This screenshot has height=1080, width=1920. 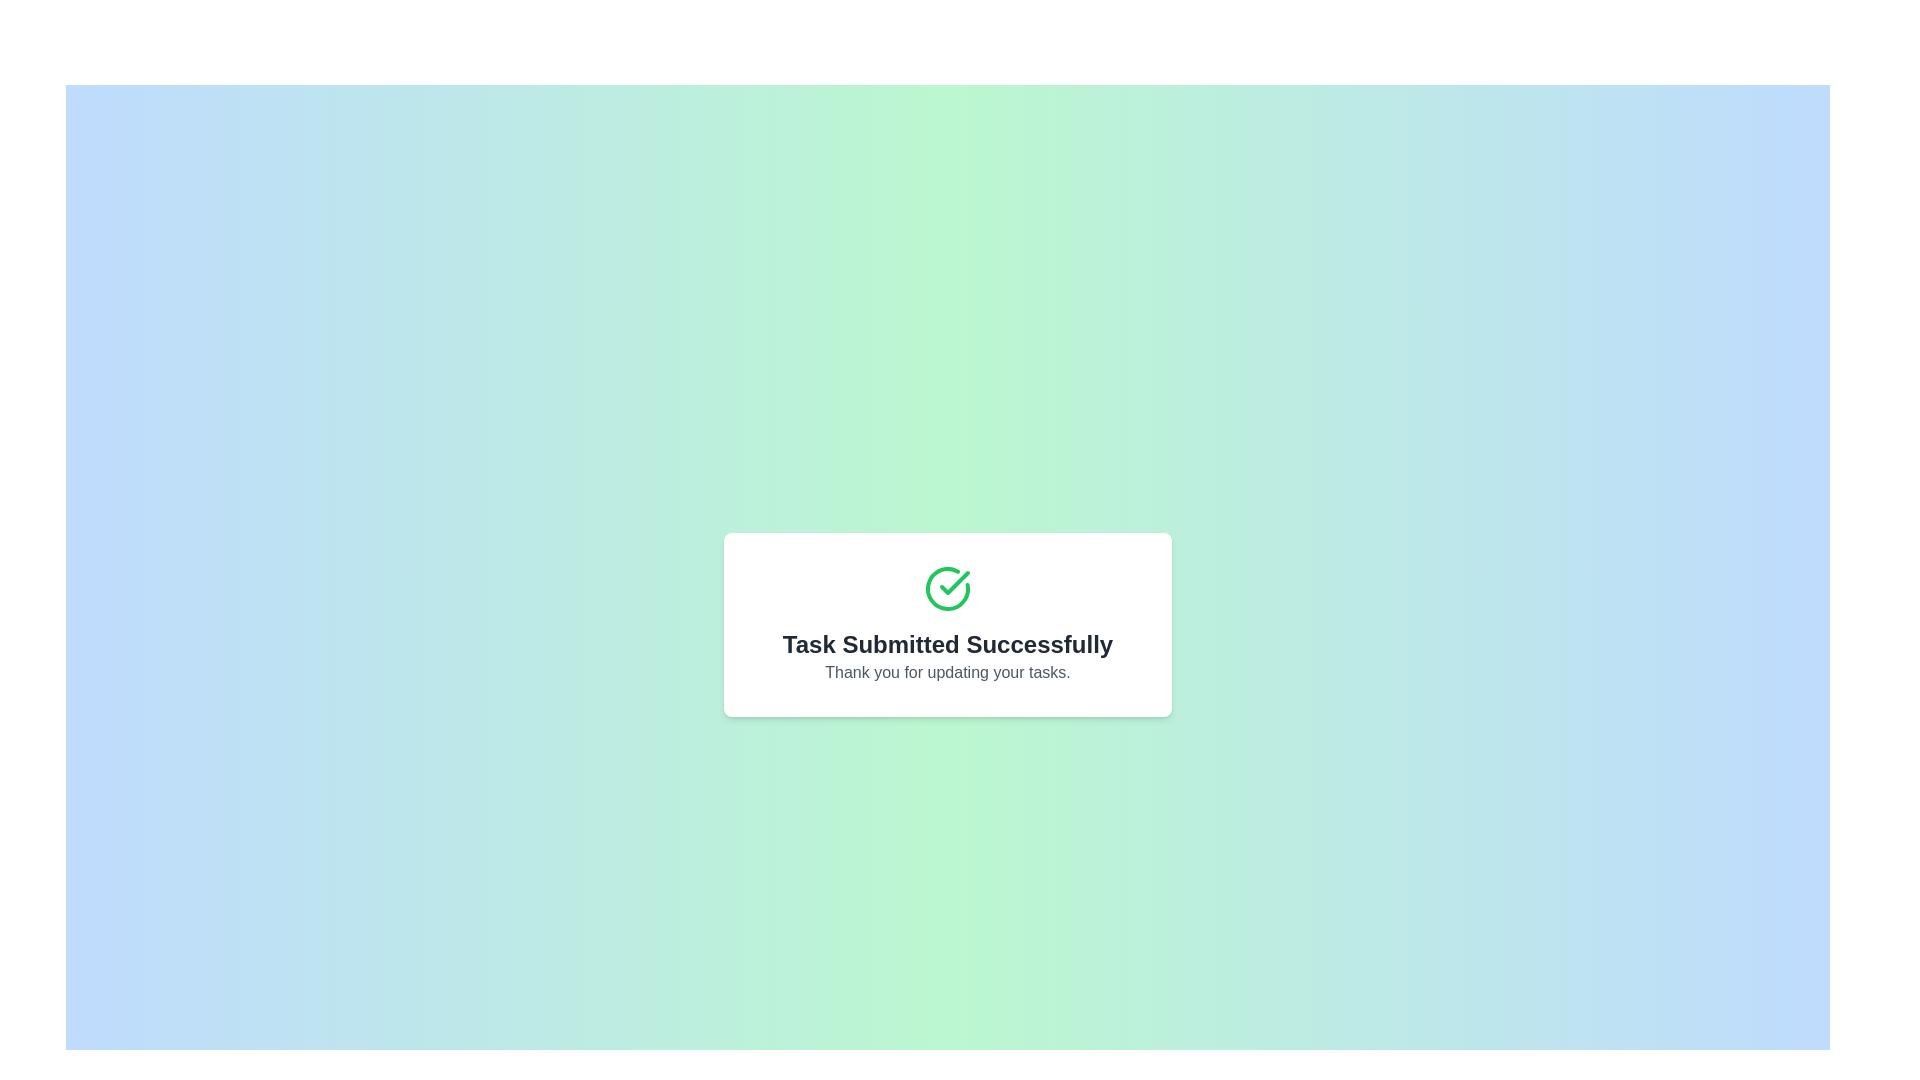 I want to click on the success icon indicating task completion, which is visually represented within a green circular indicator in the center of the white dialog box, so click(x=954, y=582).